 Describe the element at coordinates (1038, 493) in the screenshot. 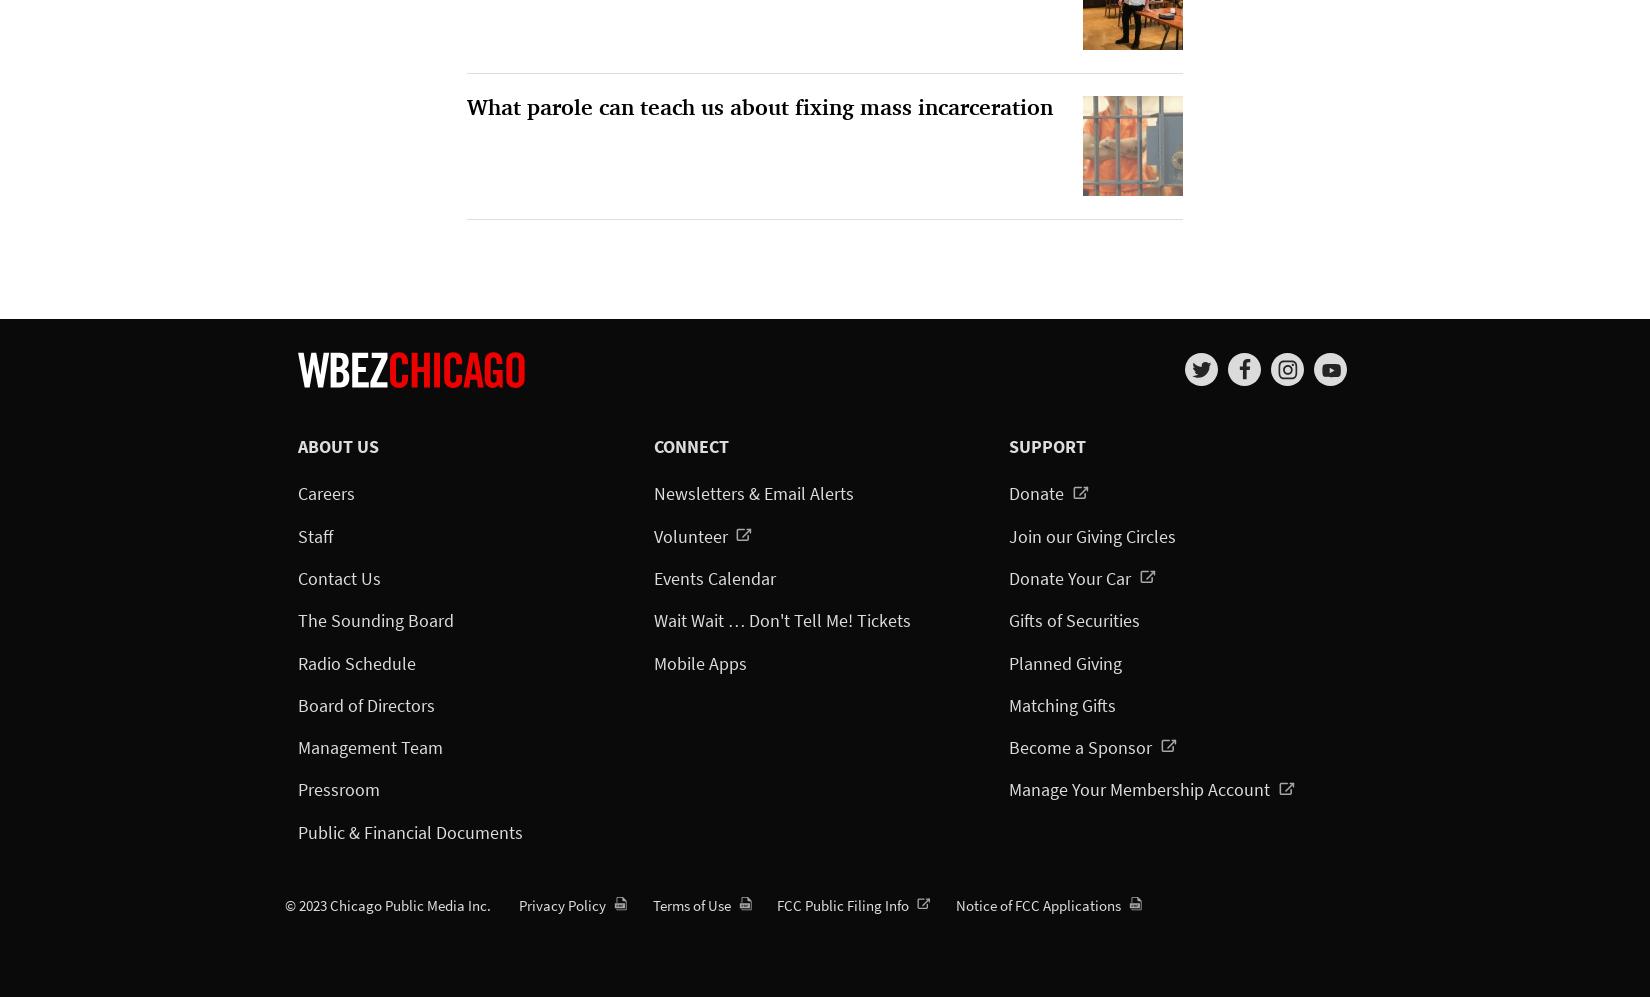

I see `'Donate'` at that location.